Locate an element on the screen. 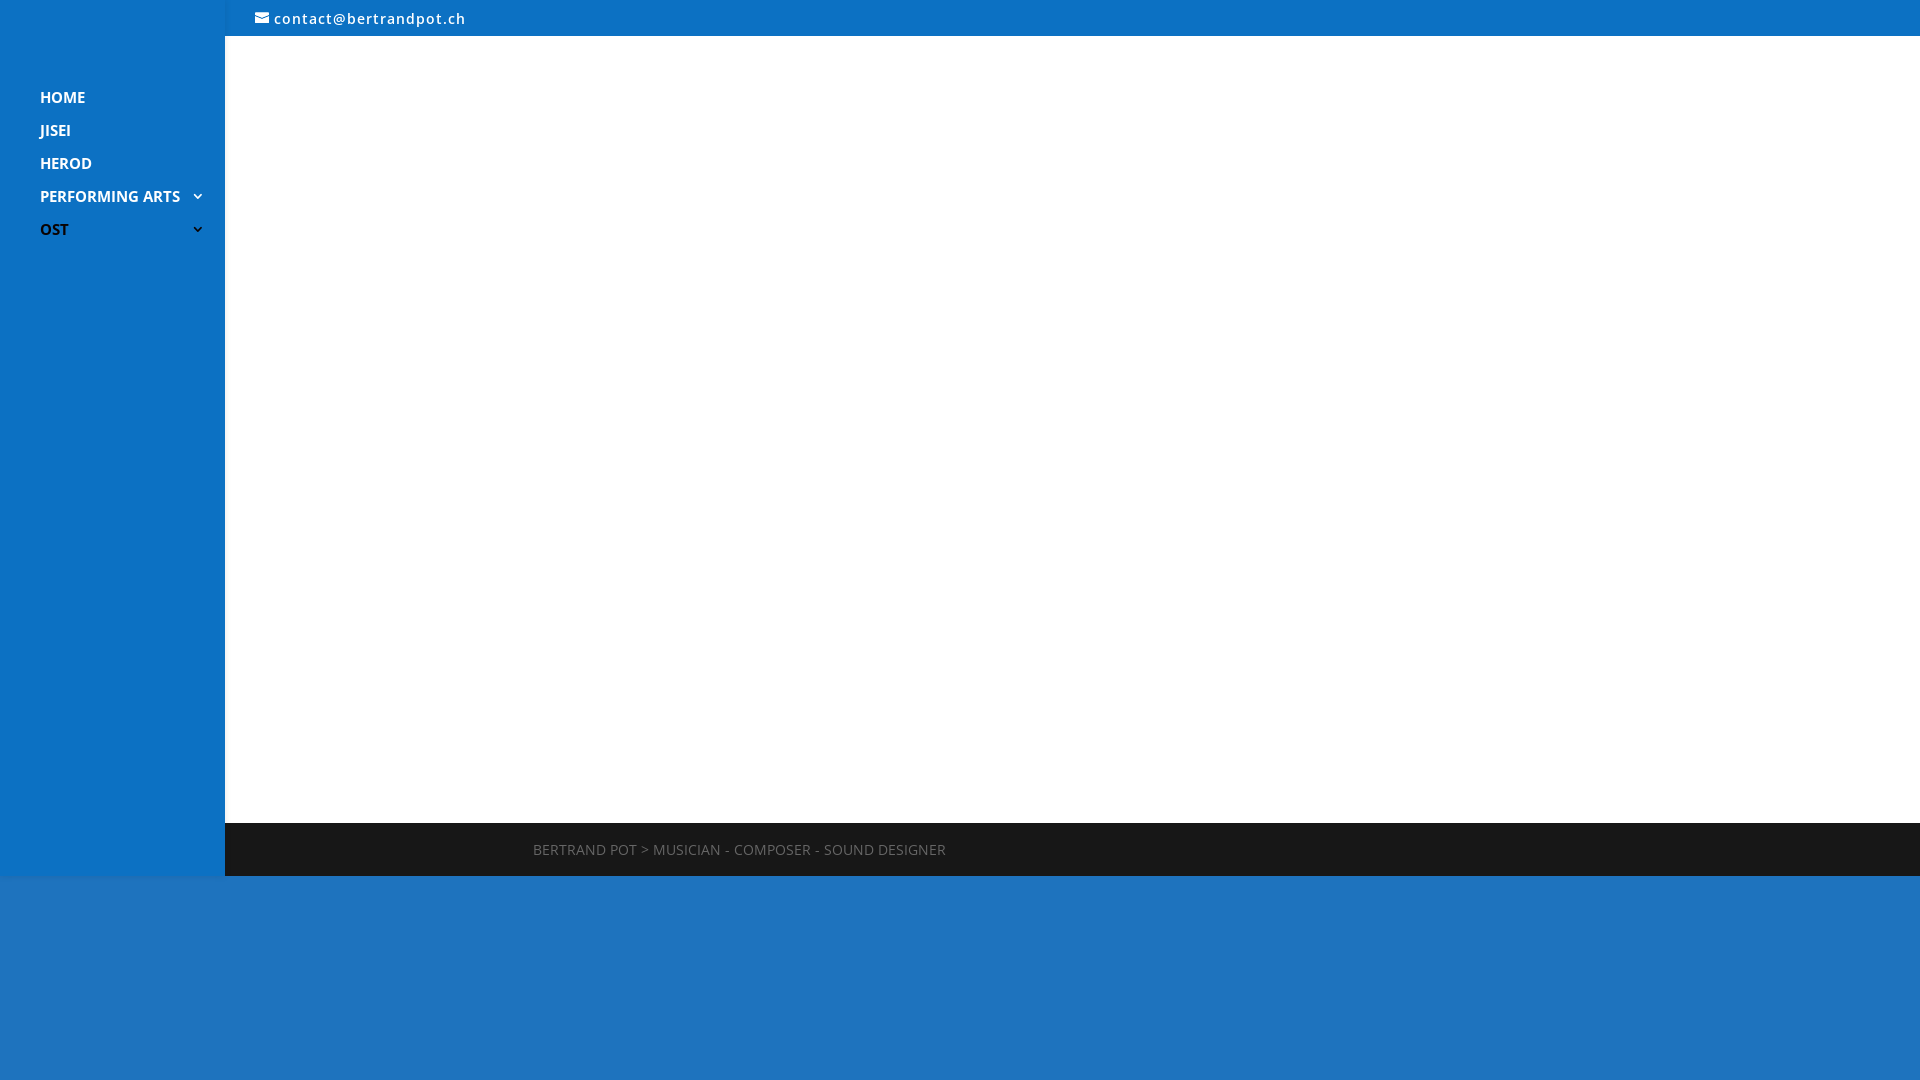 Image resolution: width=1920 pixels, height=1080 pixels. 'contact@bertrandpot.ch' is located at coordinates (360, 17).